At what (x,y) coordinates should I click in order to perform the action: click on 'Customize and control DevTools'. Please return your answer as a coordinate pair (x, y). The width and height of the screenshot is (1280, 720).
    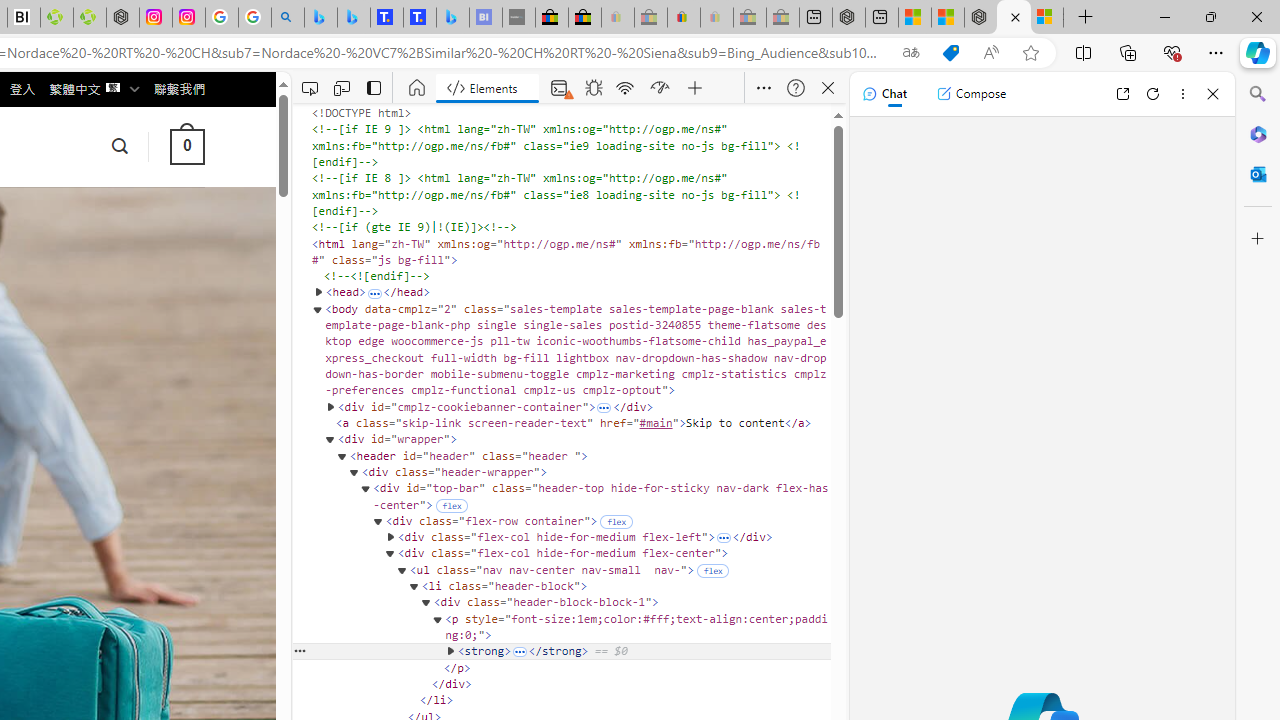
    Looking at the image, I should click on (763, 87).